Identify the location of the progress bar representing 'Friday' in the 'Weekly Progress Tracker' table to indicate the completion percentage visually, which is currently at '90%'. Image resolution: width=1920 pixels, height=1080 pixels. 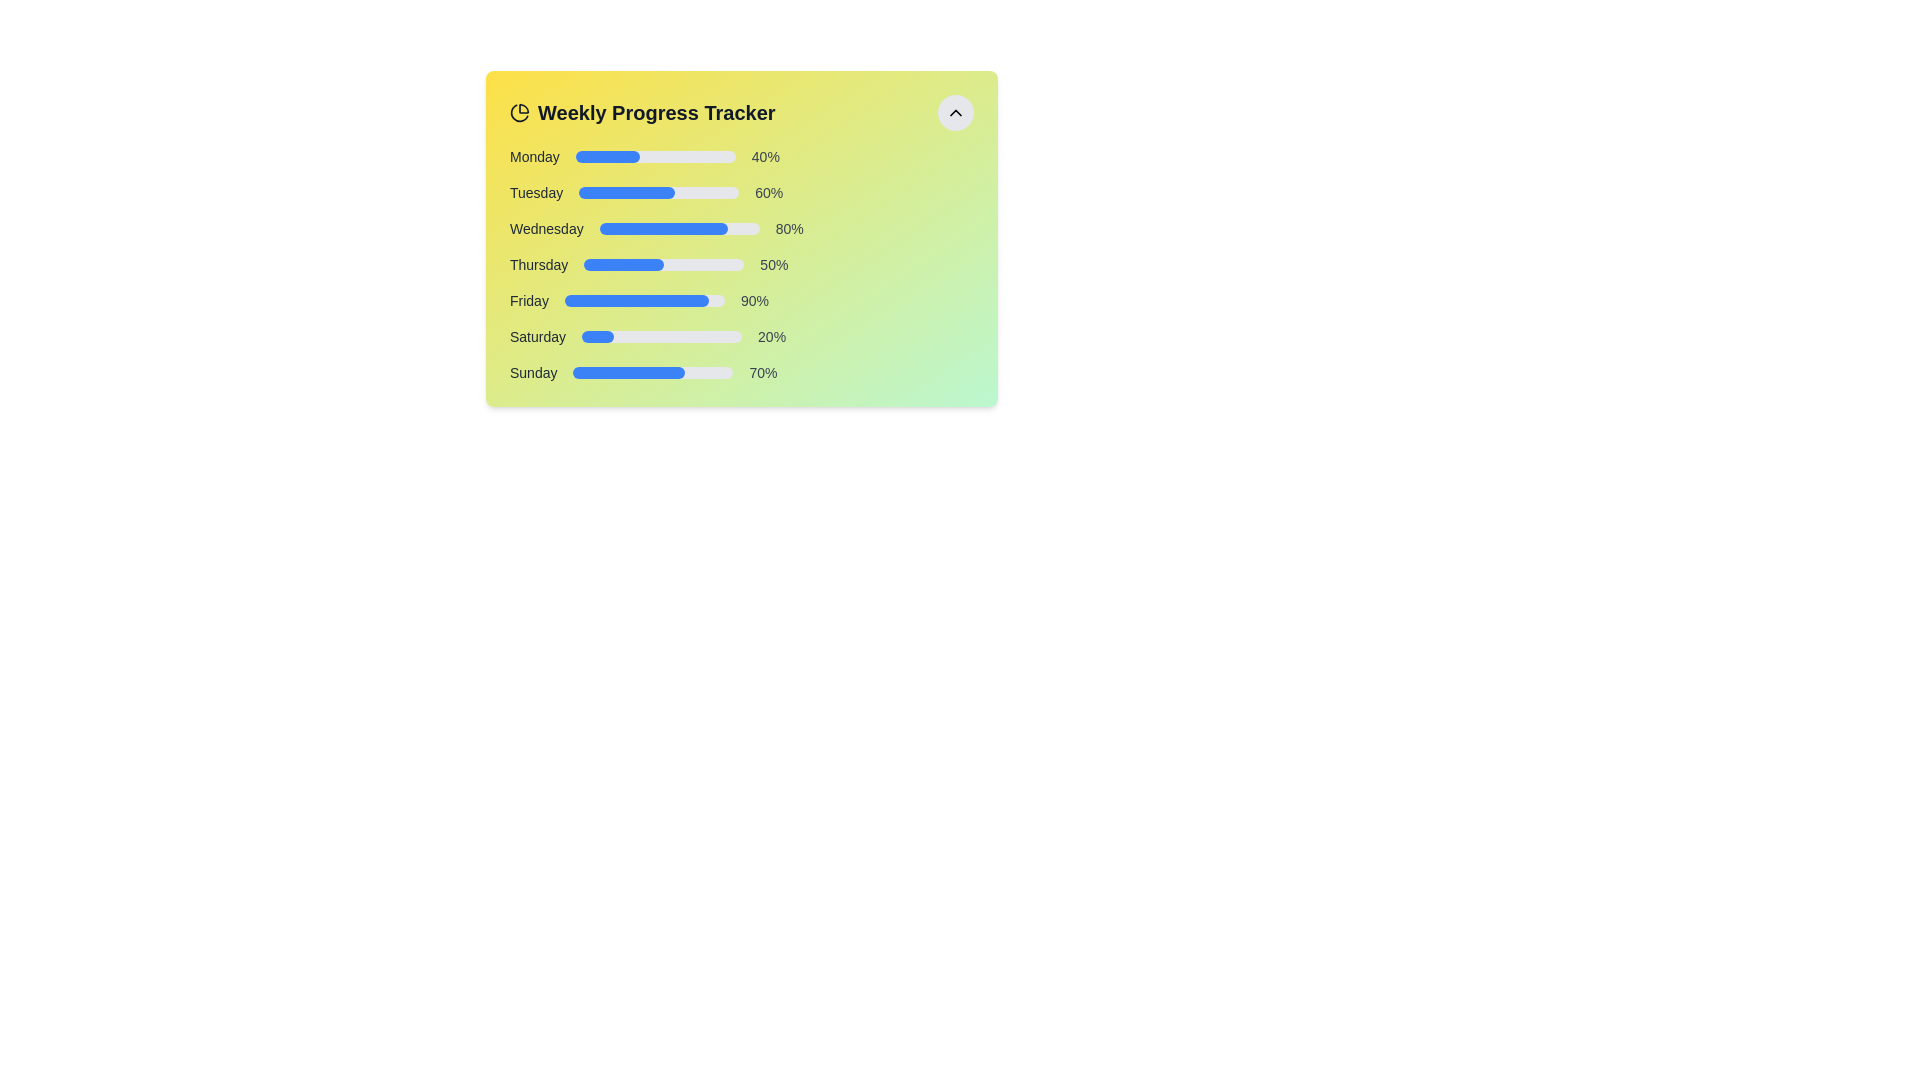
(644, 300).